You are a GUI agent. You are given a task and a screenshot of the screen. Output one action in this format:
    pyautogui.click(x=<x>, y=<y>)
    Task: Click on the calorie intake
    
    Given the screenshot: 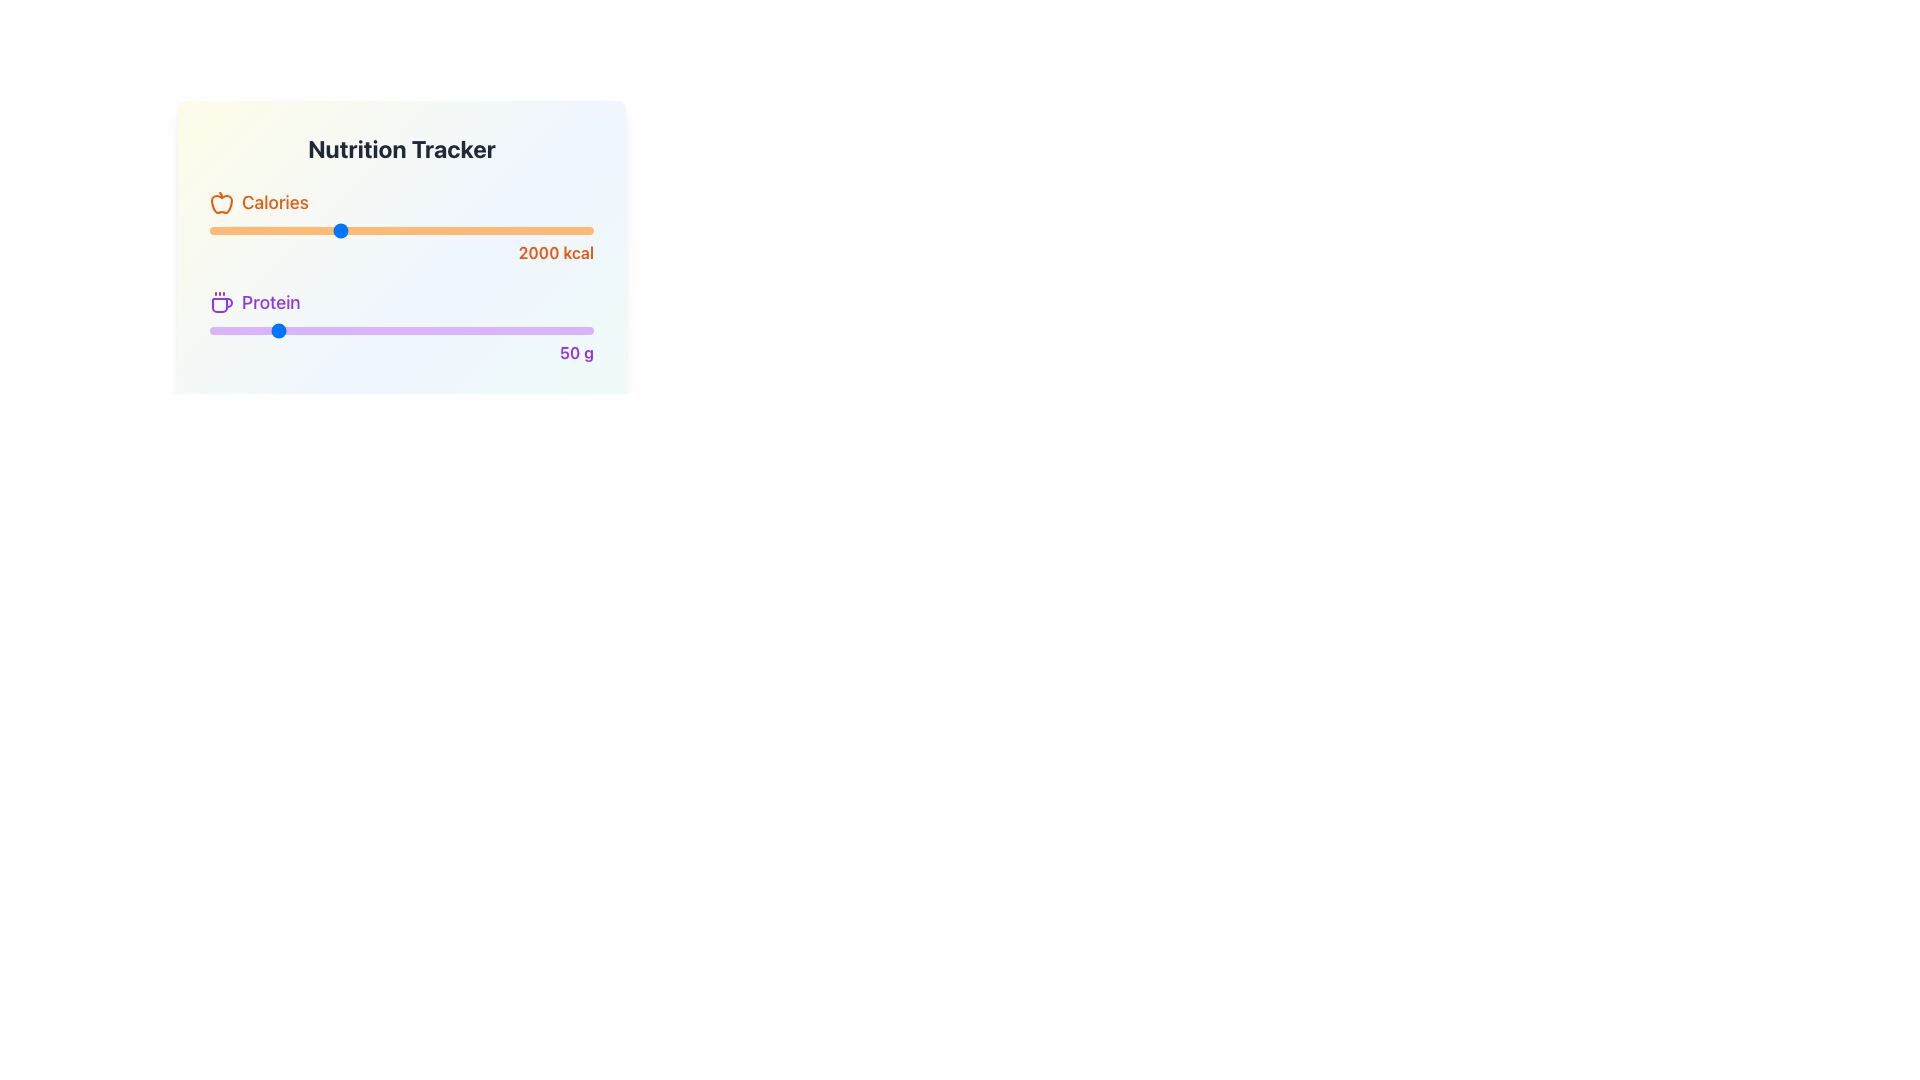 What is the action you would take?
    pyautogui.click(x=557, y=226)
    